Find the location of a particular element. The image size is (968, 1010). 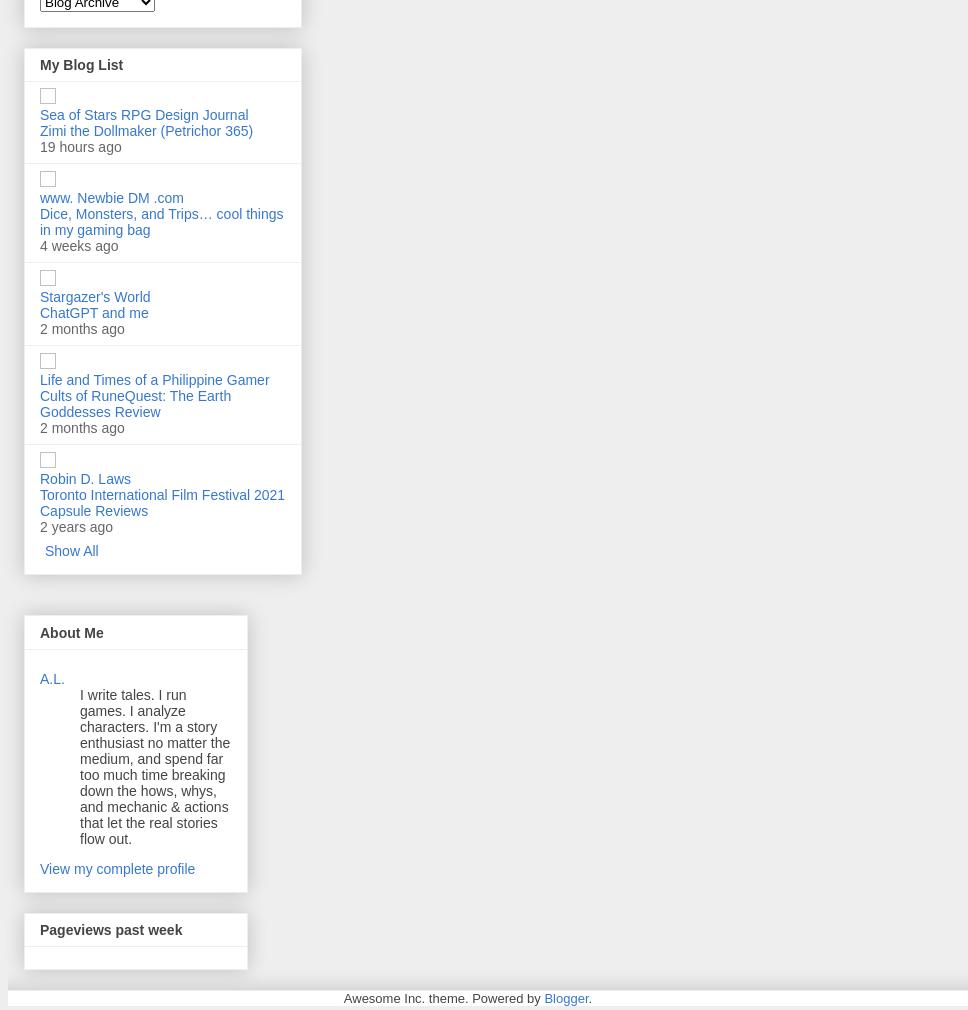

'www.    Newbie DM    .com' is located at coordinates (111, 196).